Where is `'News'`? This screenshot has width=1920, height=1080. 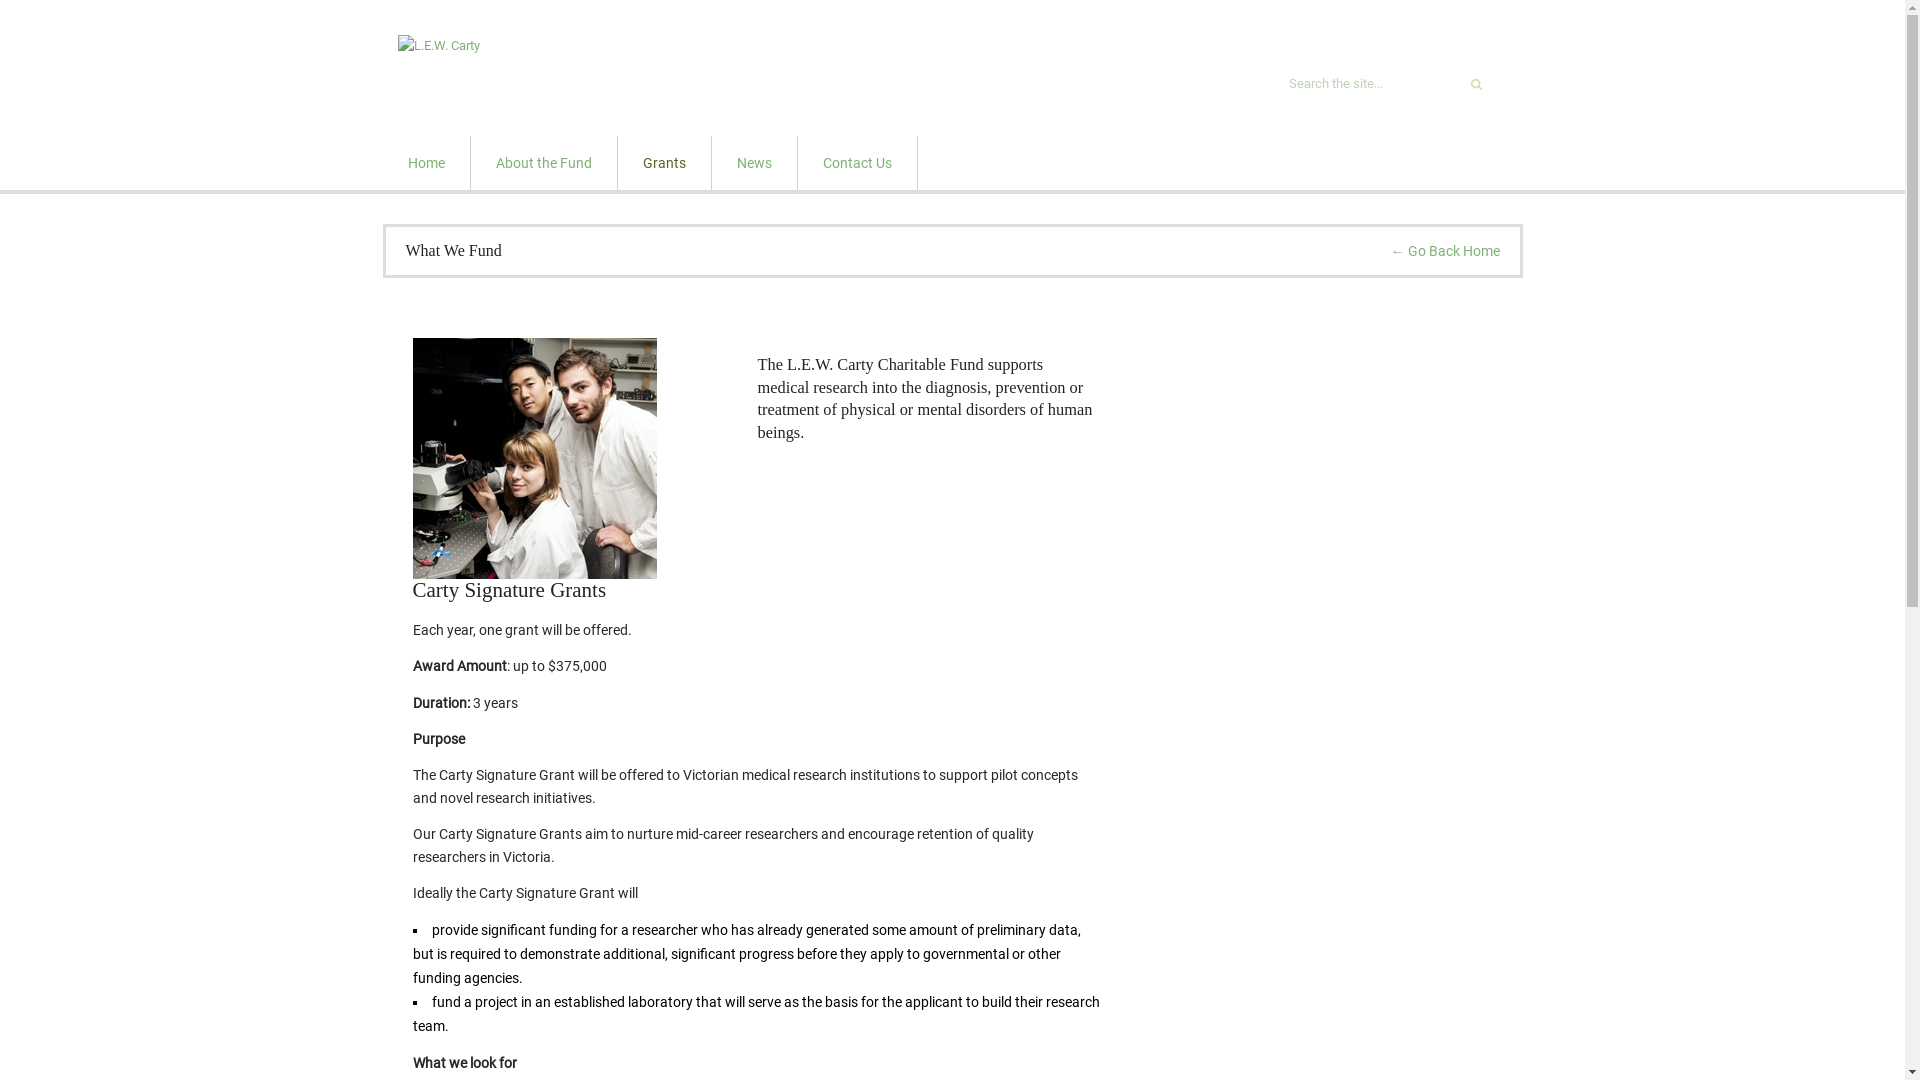 'News' is located at coordinates (752, 161).